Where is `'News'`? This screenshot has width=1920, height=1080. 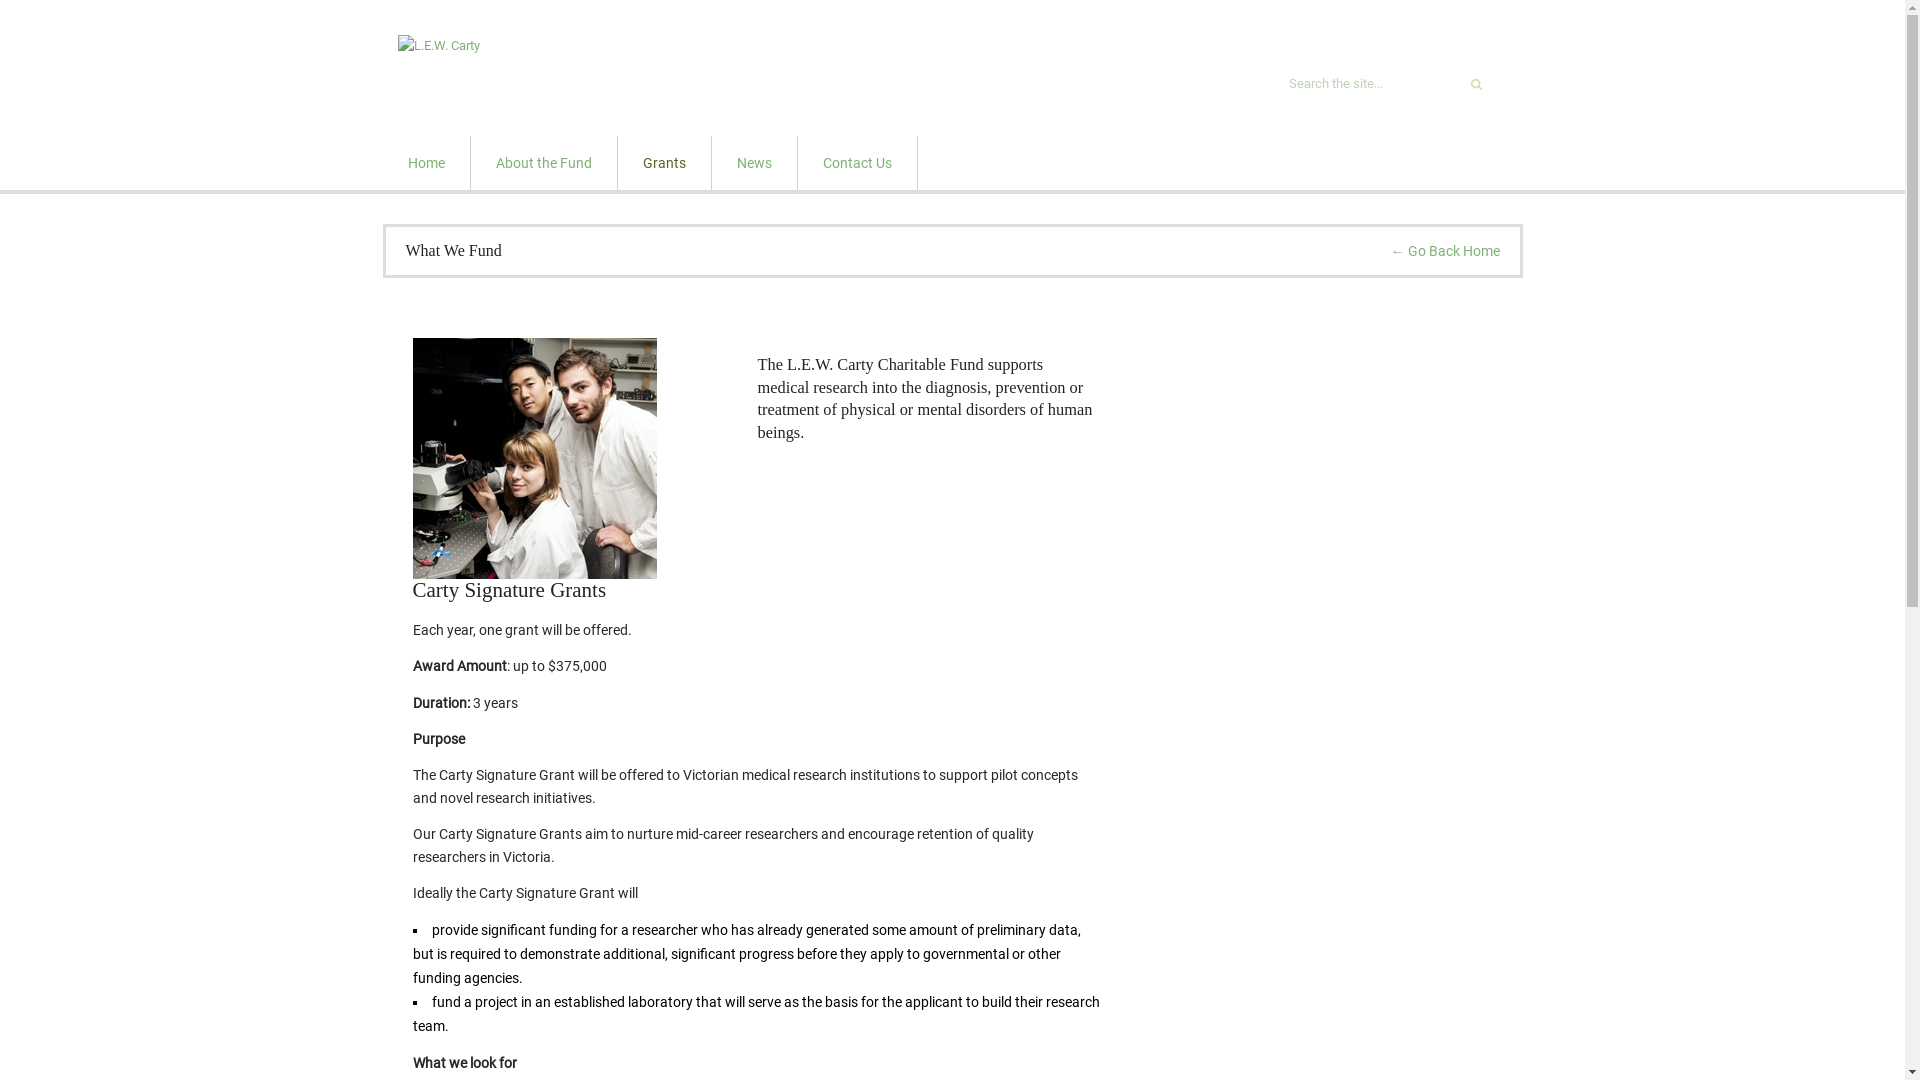 'News' is located at coordinates (752, 161).